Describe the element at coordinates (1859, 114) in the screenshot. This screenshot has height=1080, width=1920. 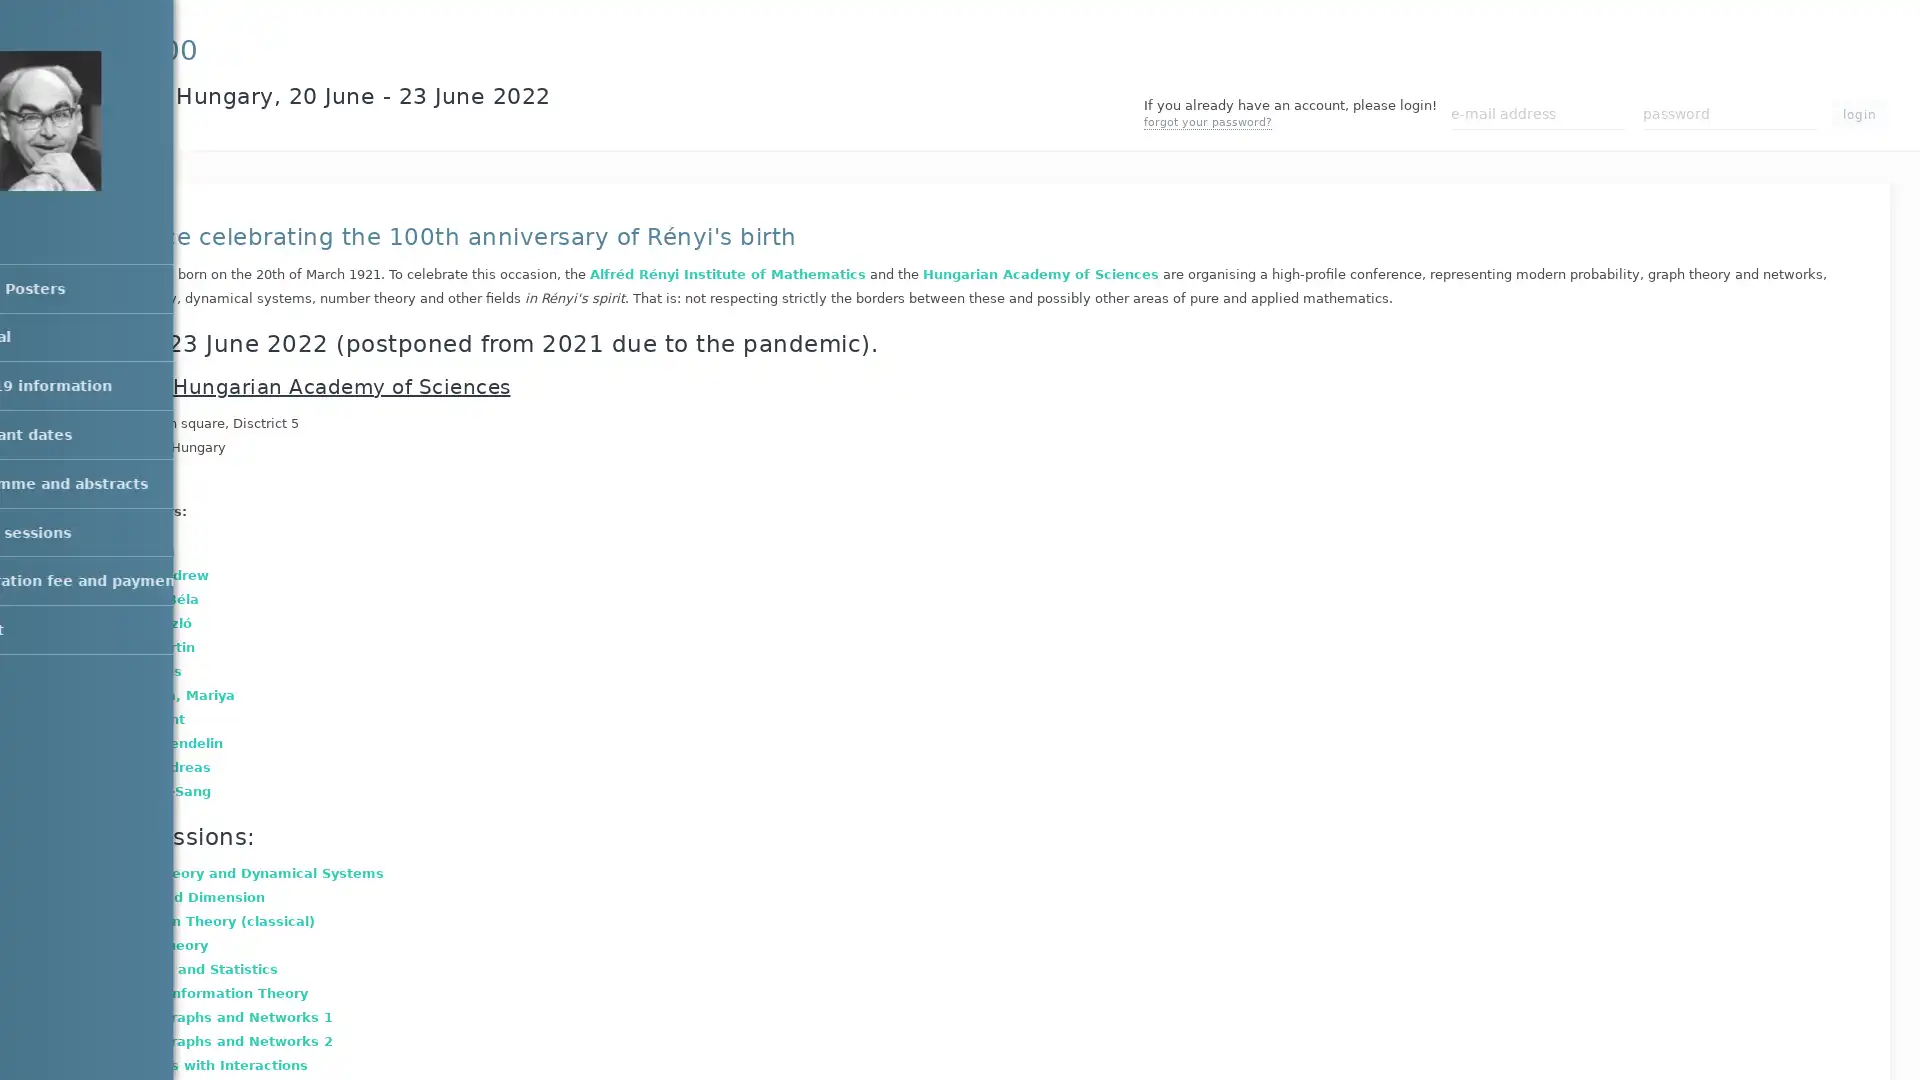
I see `login` at that location.